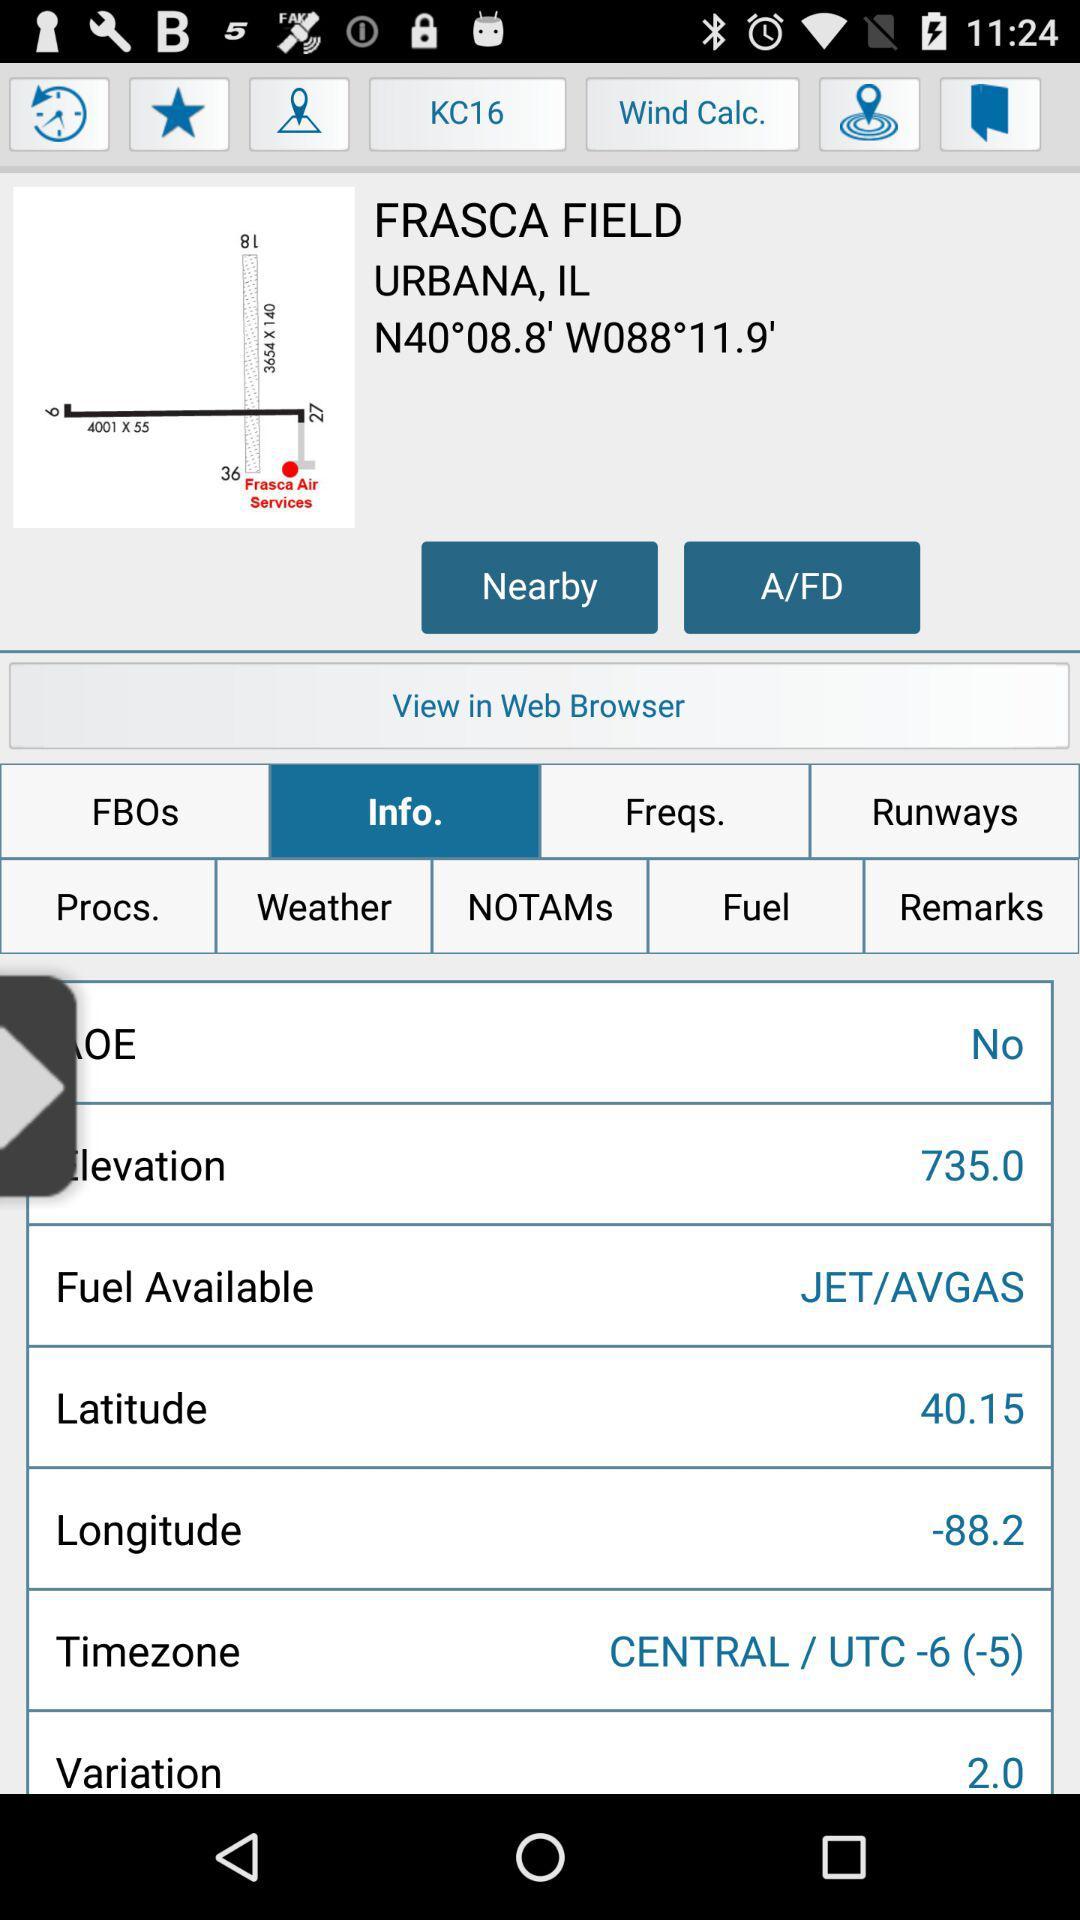  What do you see at coordinates (300, 118) in the screenshot?
I see `map` at bounding box center [300, 118].